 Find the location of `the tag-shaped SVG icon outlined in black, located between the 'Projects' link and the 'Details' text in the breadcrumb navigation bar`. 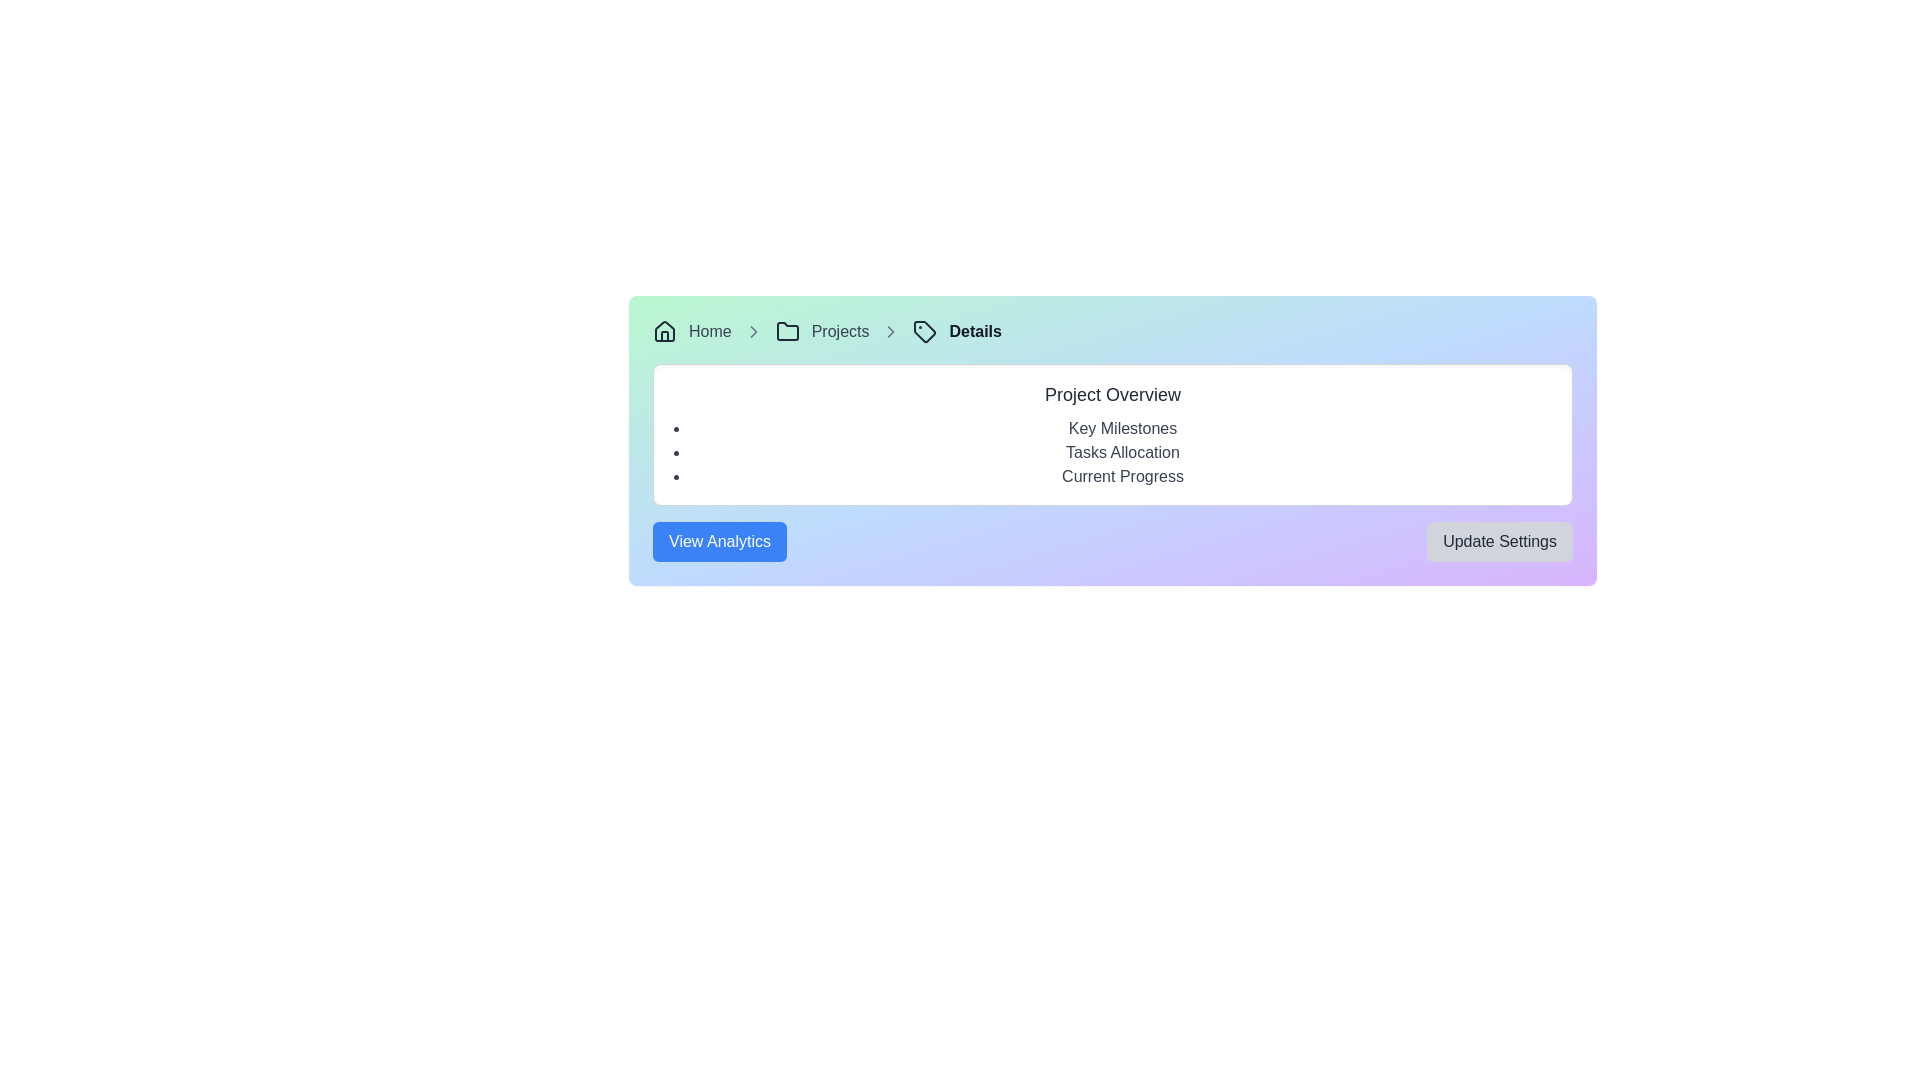

the tag-shaped SVG icon outlined in black, located between the 'Projects' link and the 'Details' text in the breadcrumb navigation bar is located at coordinates (924, 330).